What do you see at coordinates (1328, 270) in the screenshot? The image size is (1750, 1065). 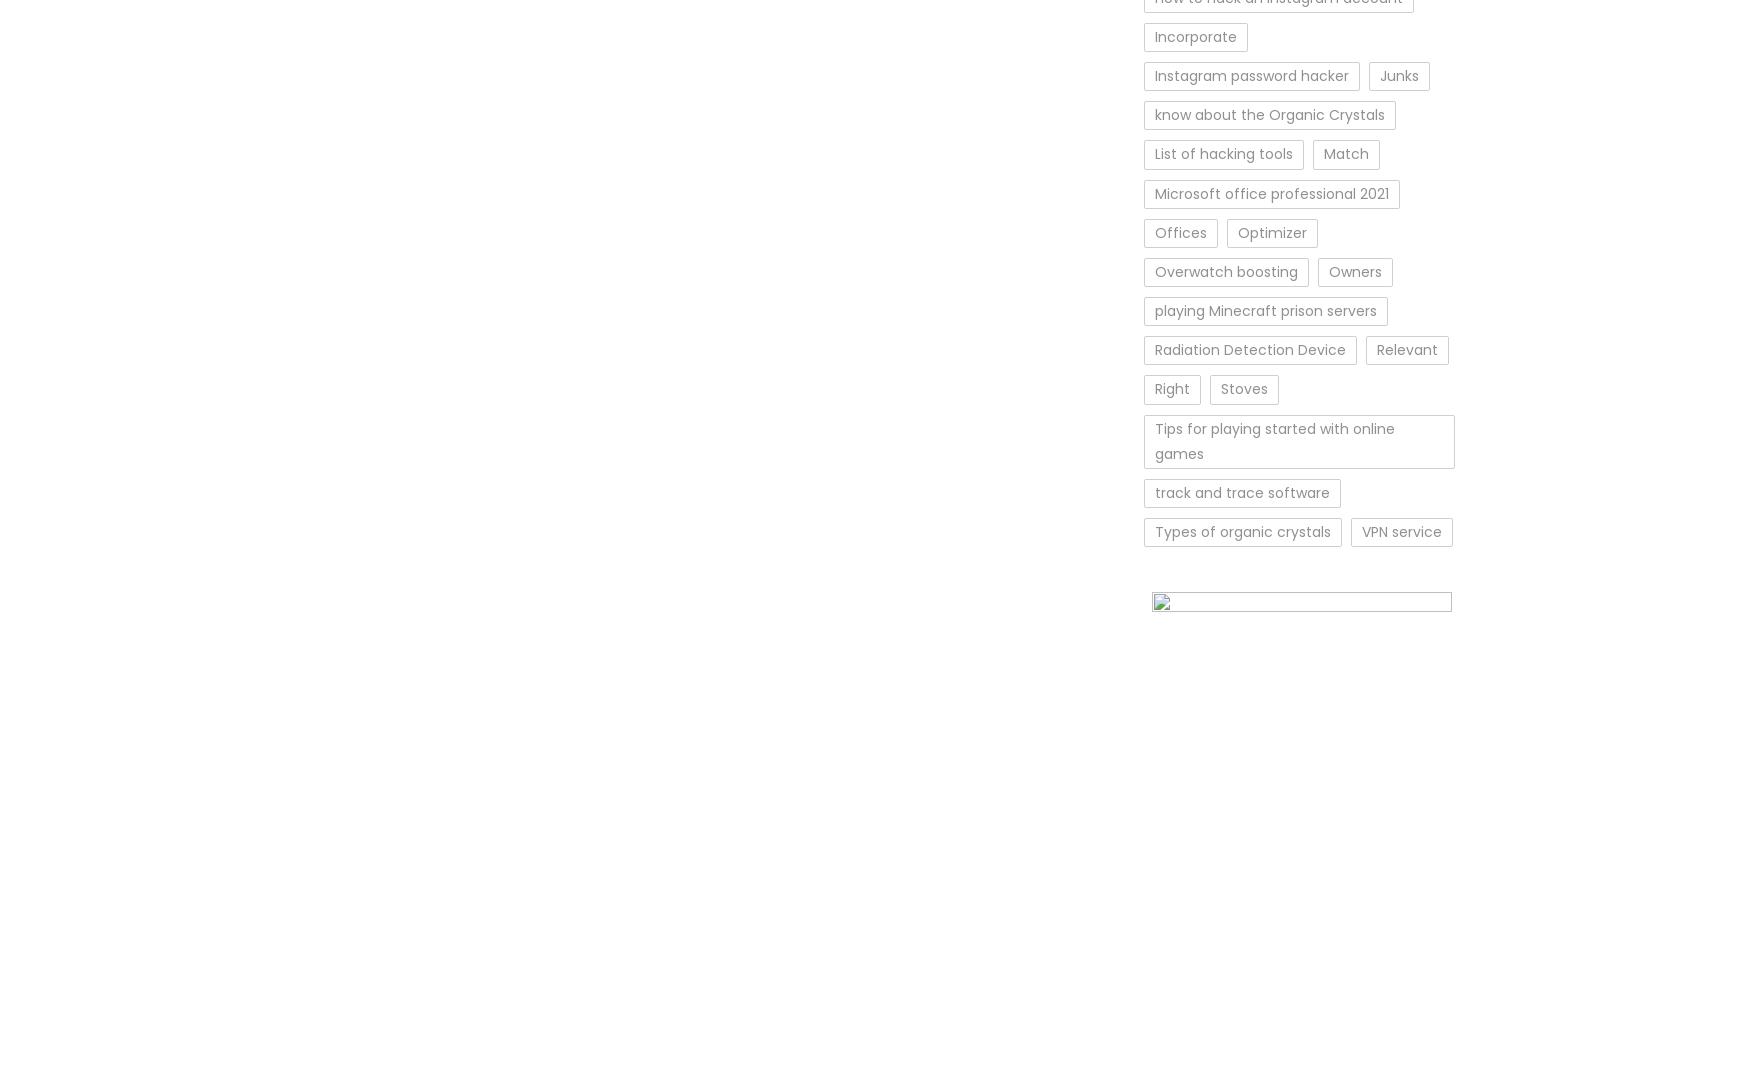 I see `'Owners'` at bounding box center [1328, 270].